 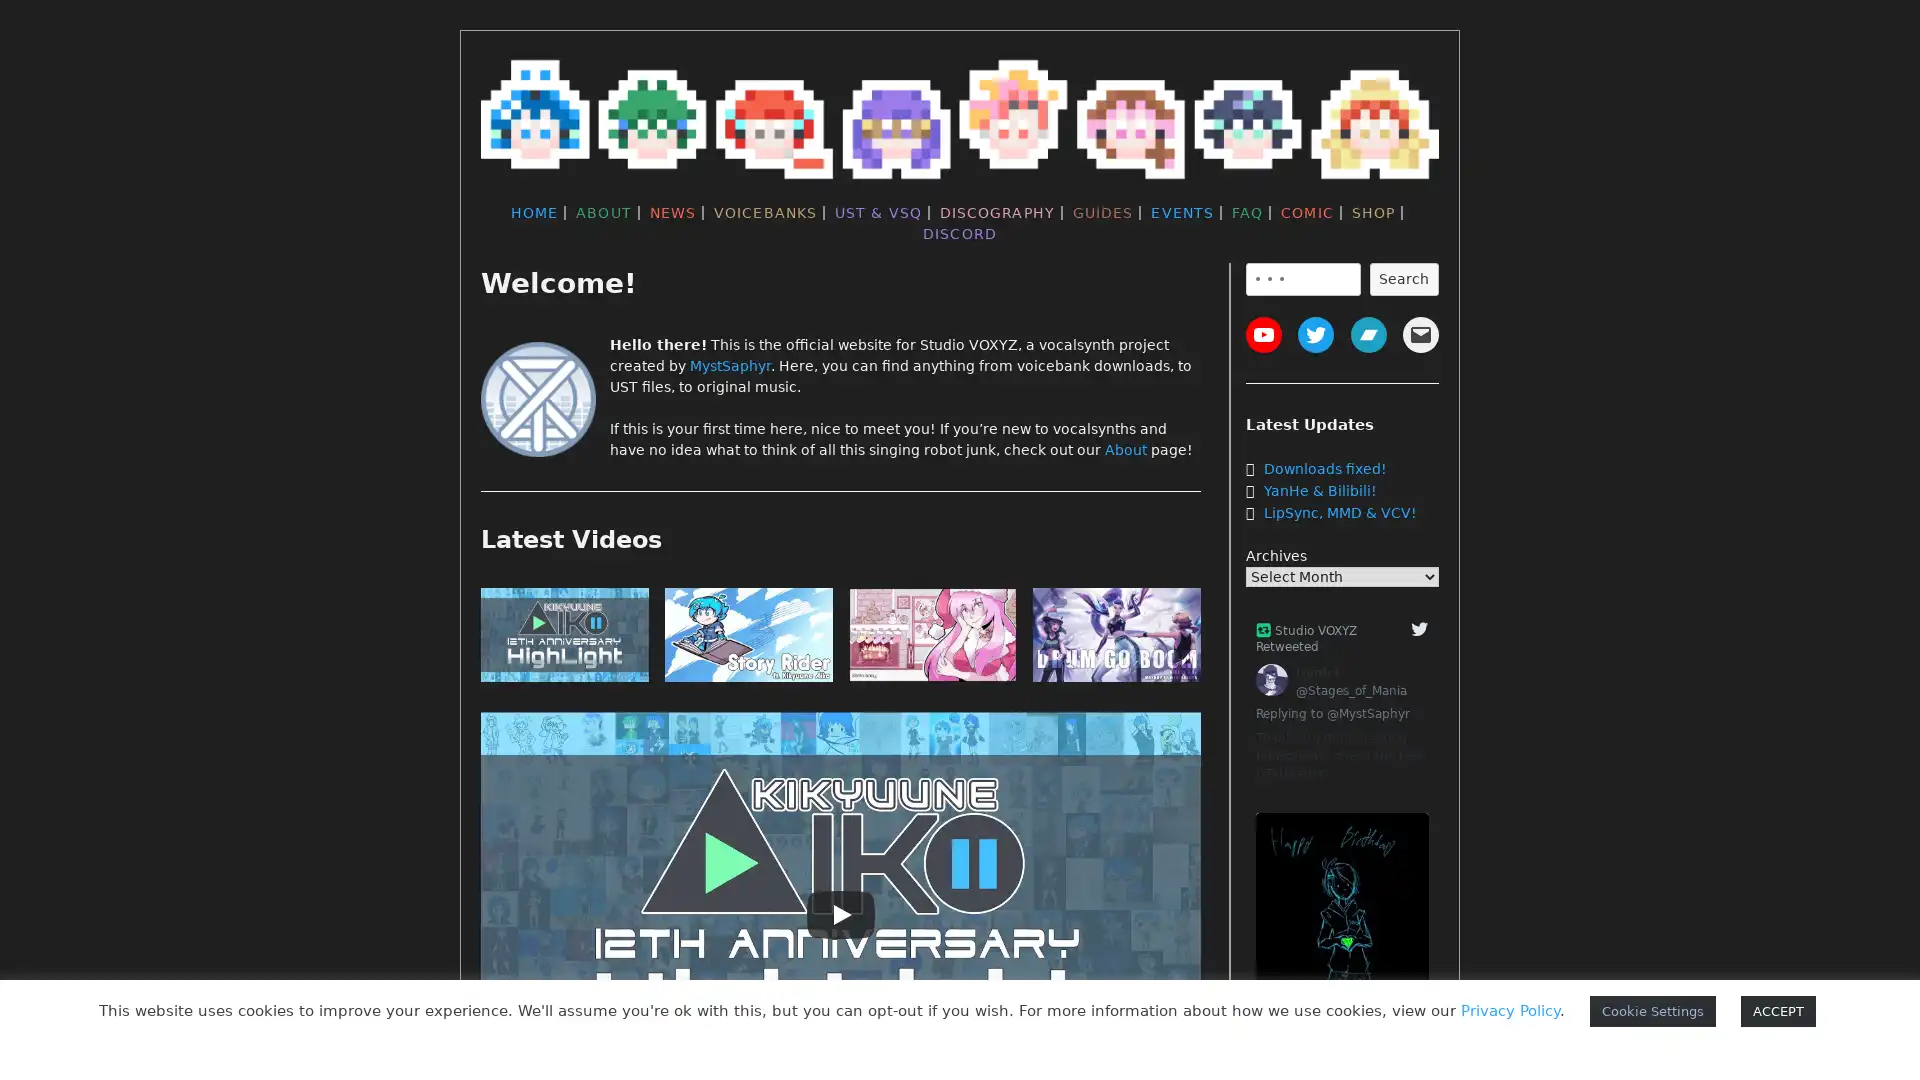 What do you see at coordinates (931, 639) in the screenshot?
I see `play` at bounding box center [931, 639].